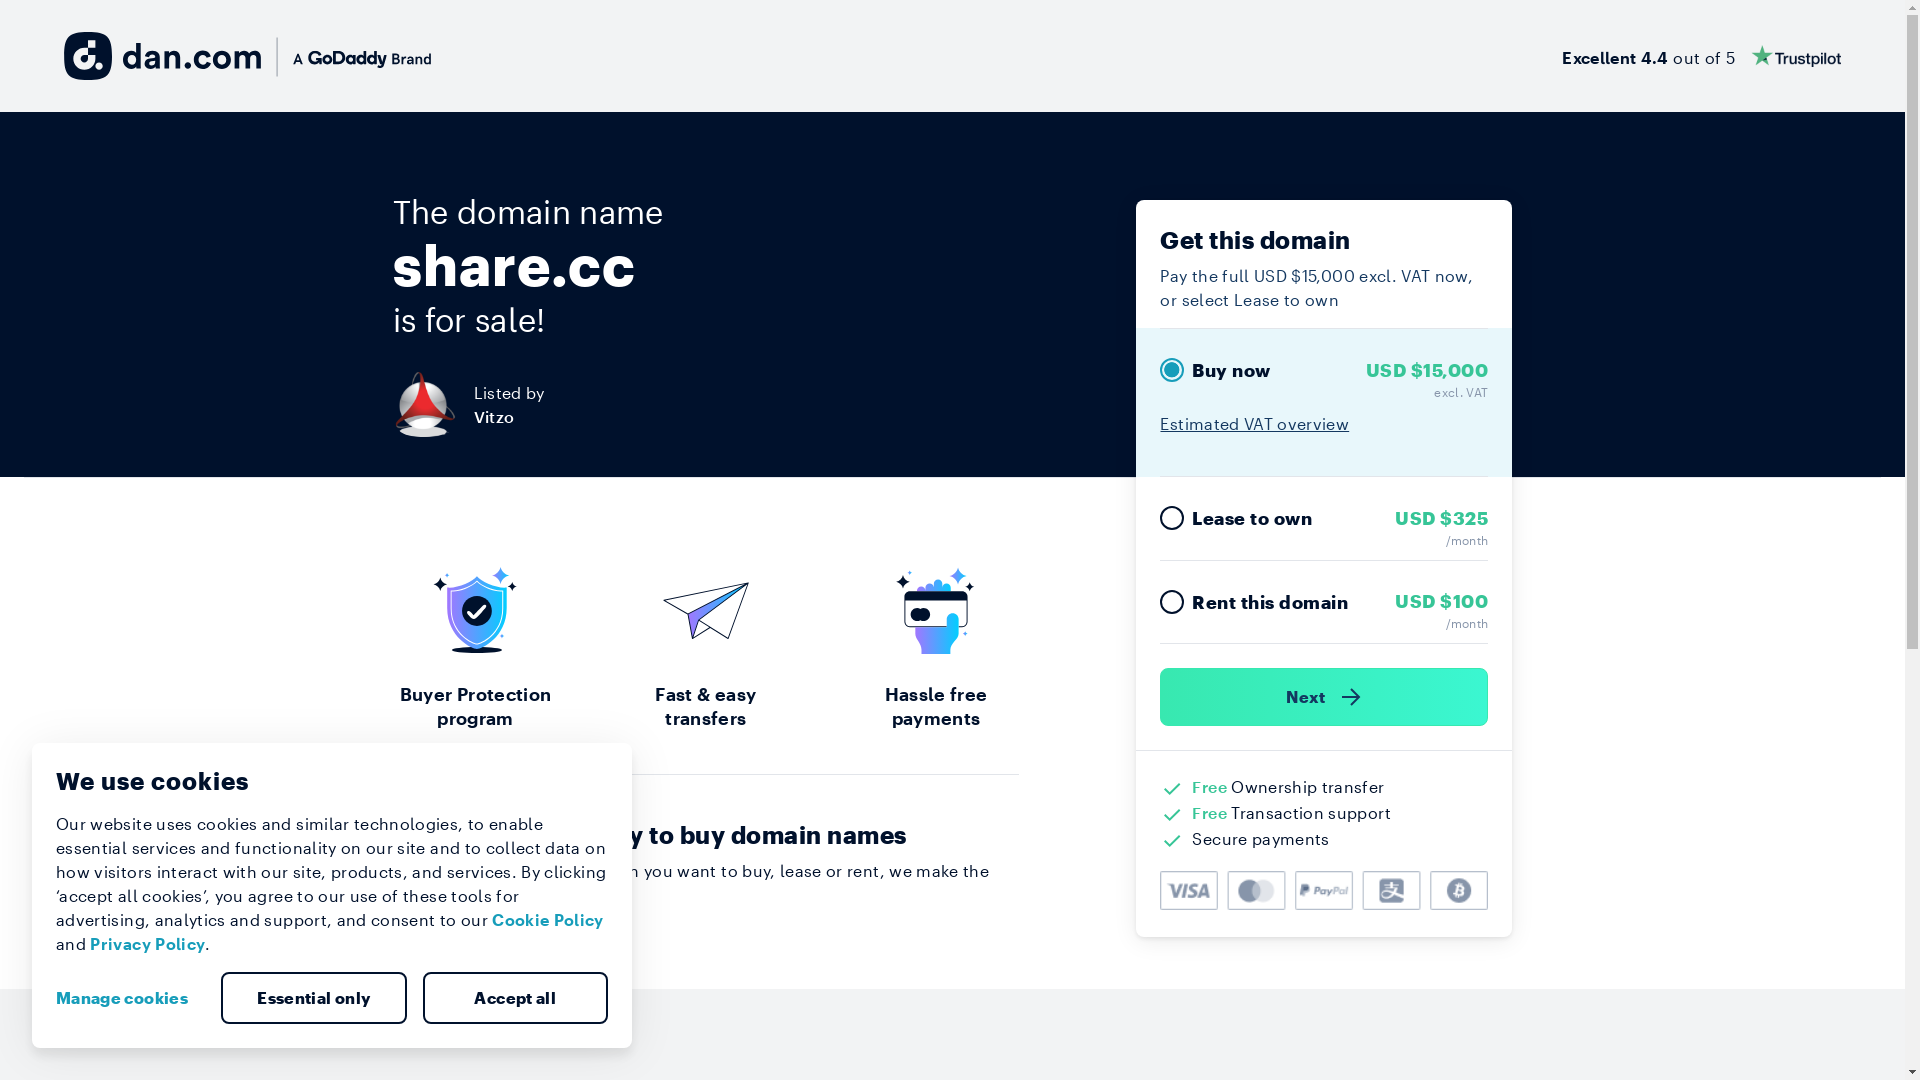  Describe the element at coordinates (146, 943) in the screenshot. I see `'Privacy Policy'` at that location.